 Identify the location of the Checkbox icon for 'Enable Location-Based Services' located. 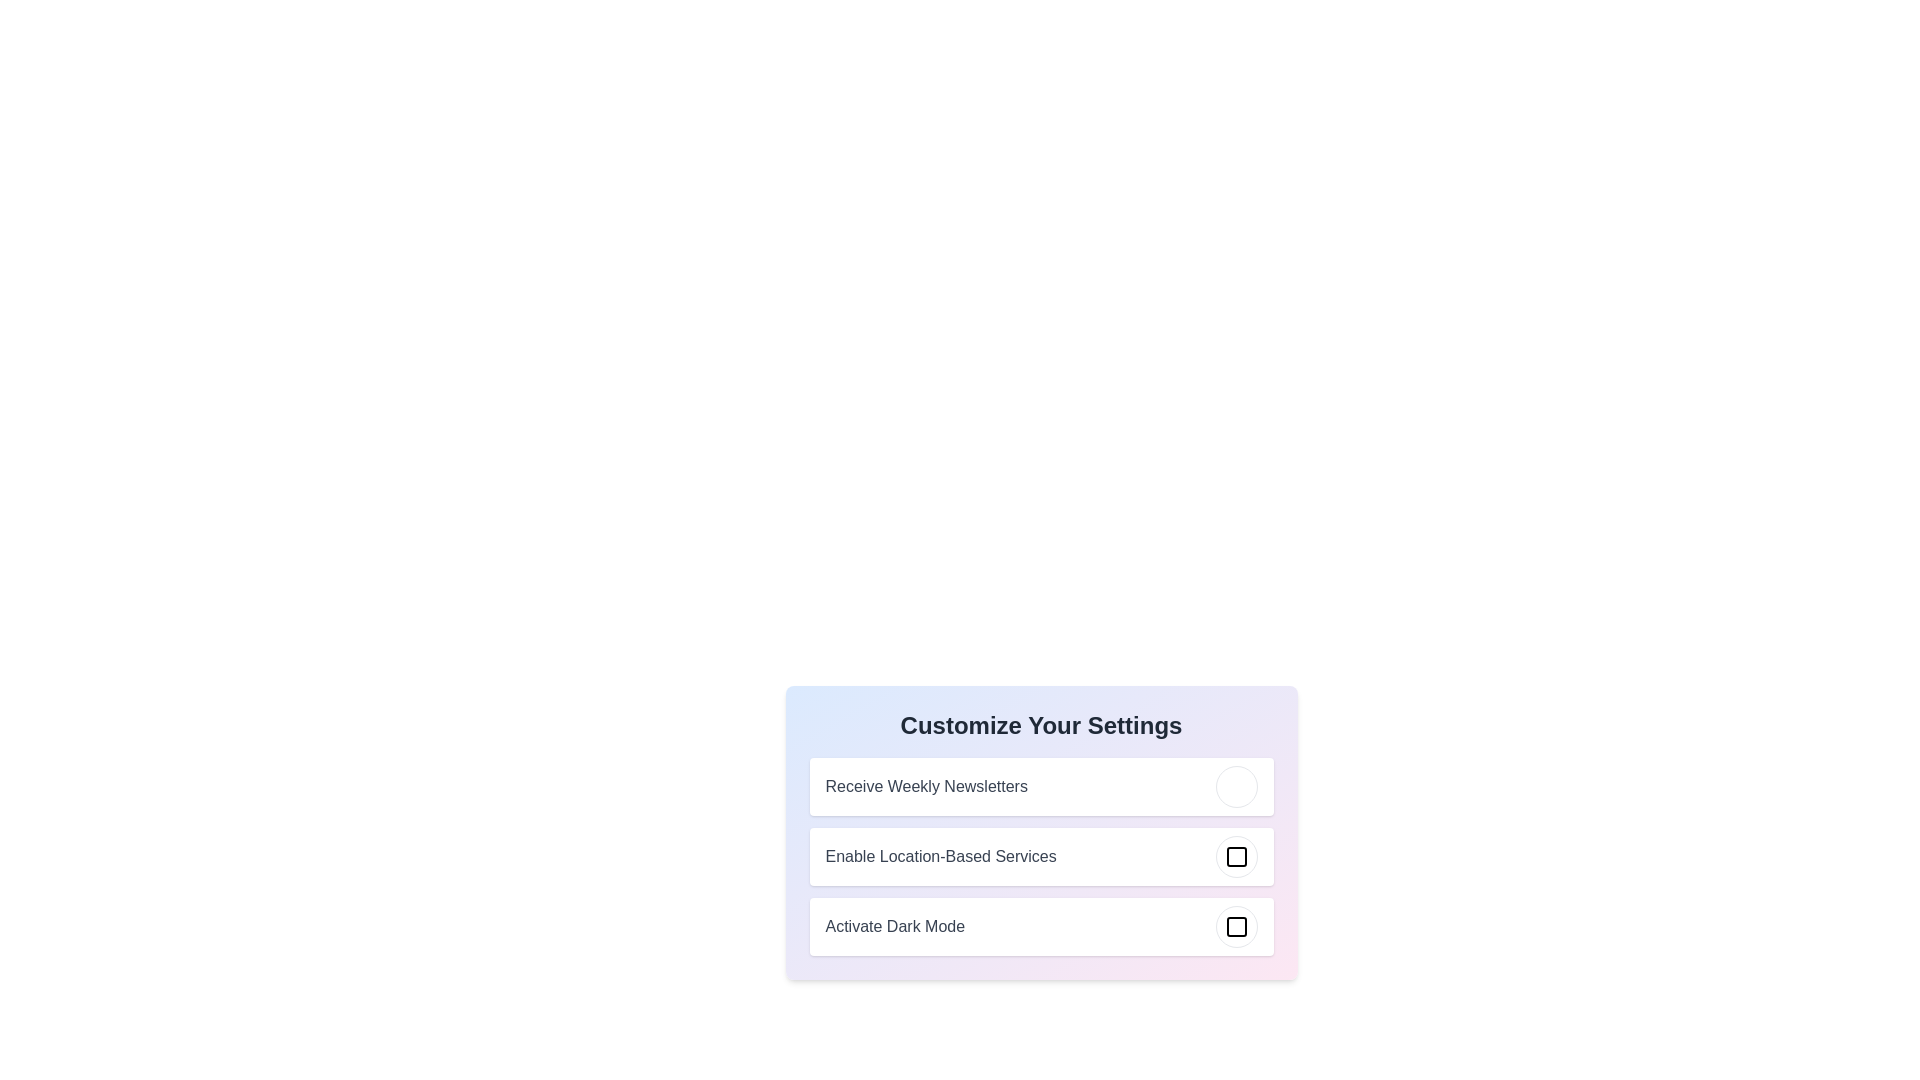
(1235, 855).